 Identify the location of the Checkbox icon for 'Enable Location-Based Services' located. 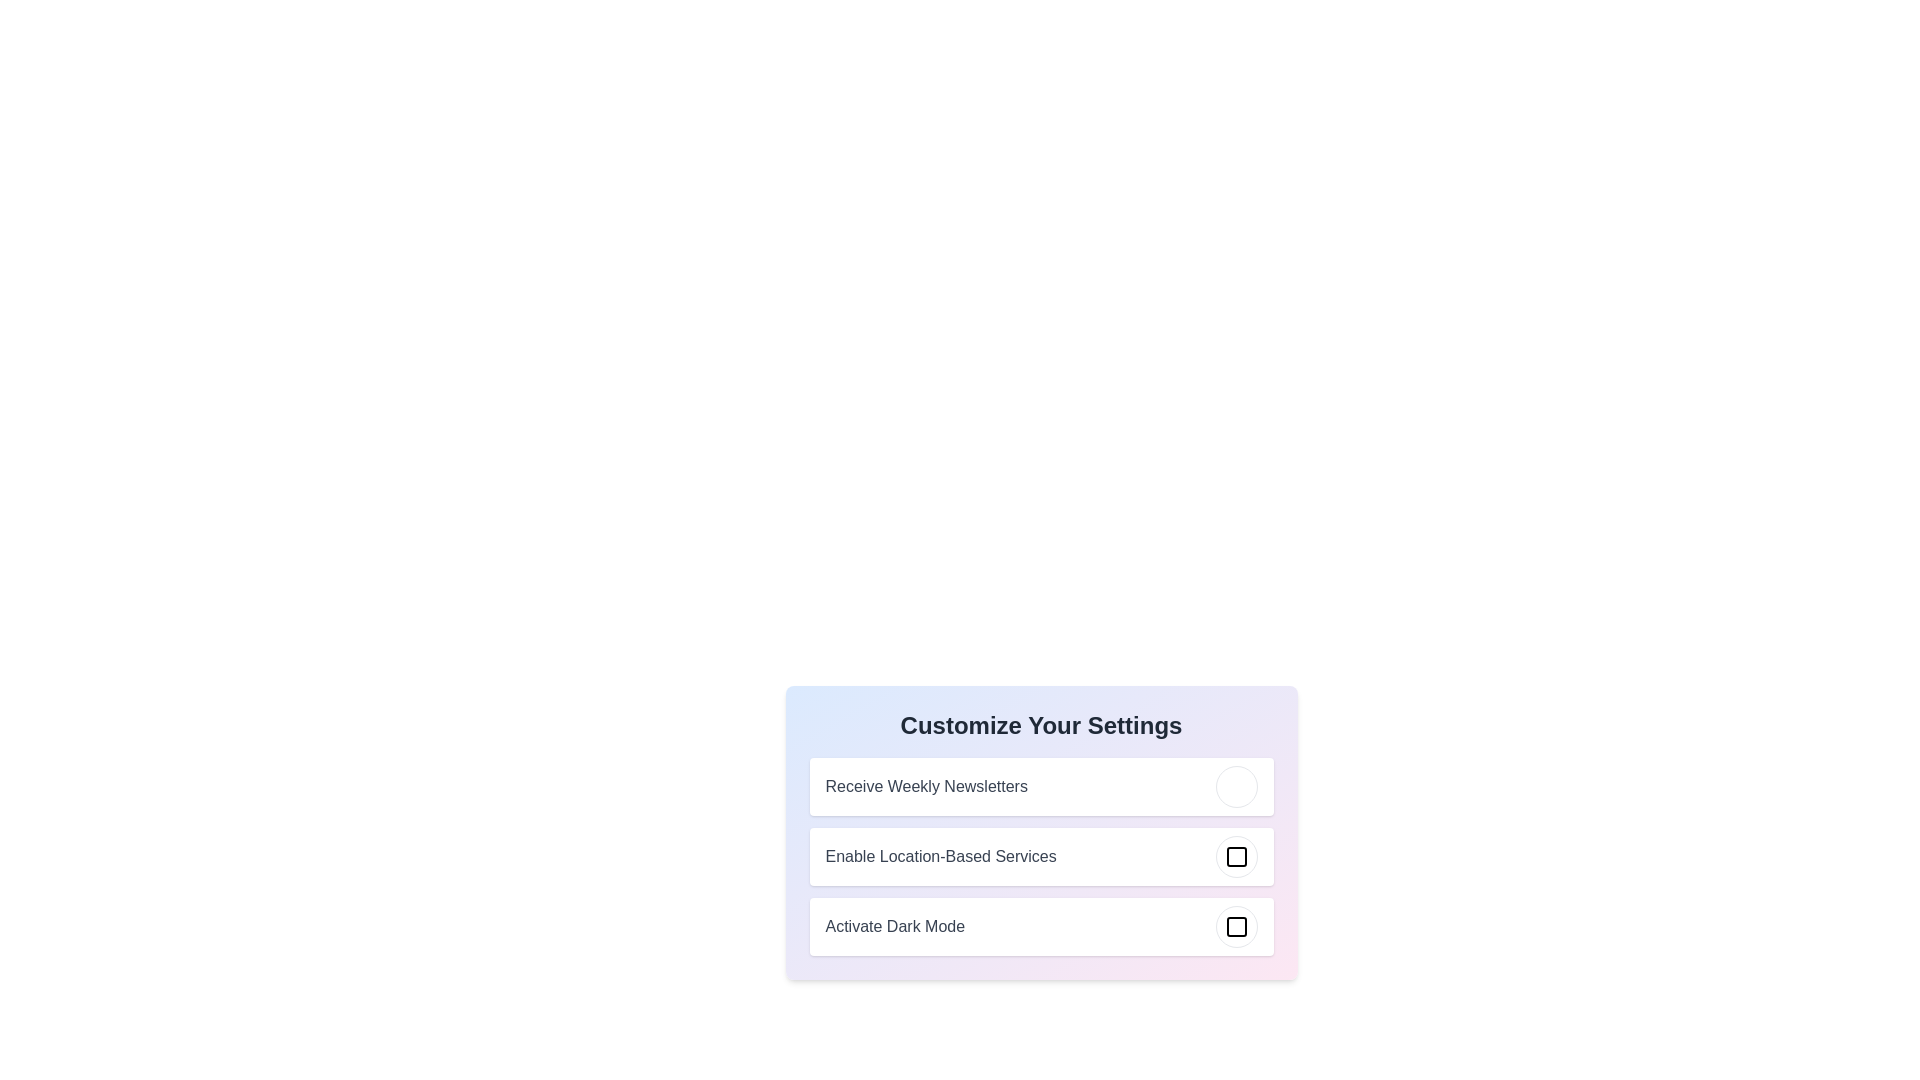
(1235, 855).